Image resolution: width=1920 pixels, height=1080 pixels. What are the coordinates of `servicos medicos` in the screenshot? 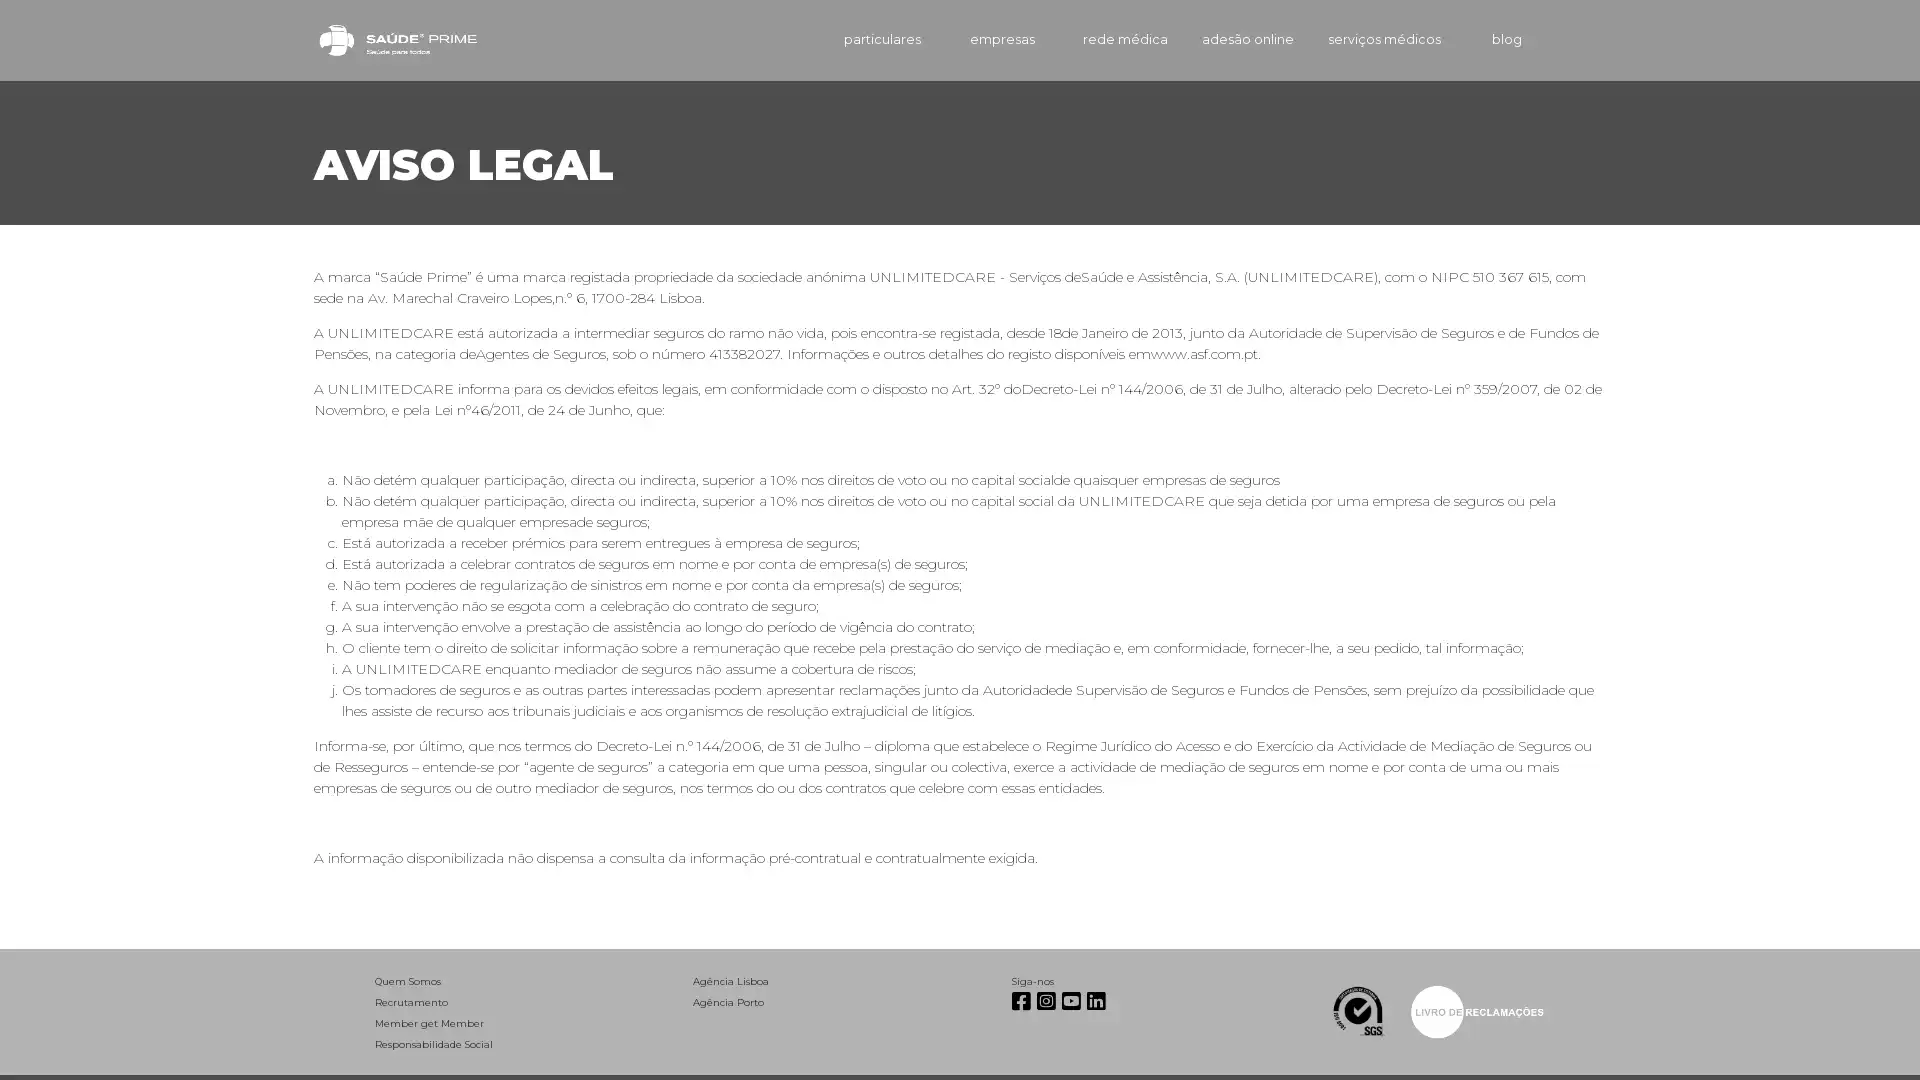 It's located at (1371, 39).